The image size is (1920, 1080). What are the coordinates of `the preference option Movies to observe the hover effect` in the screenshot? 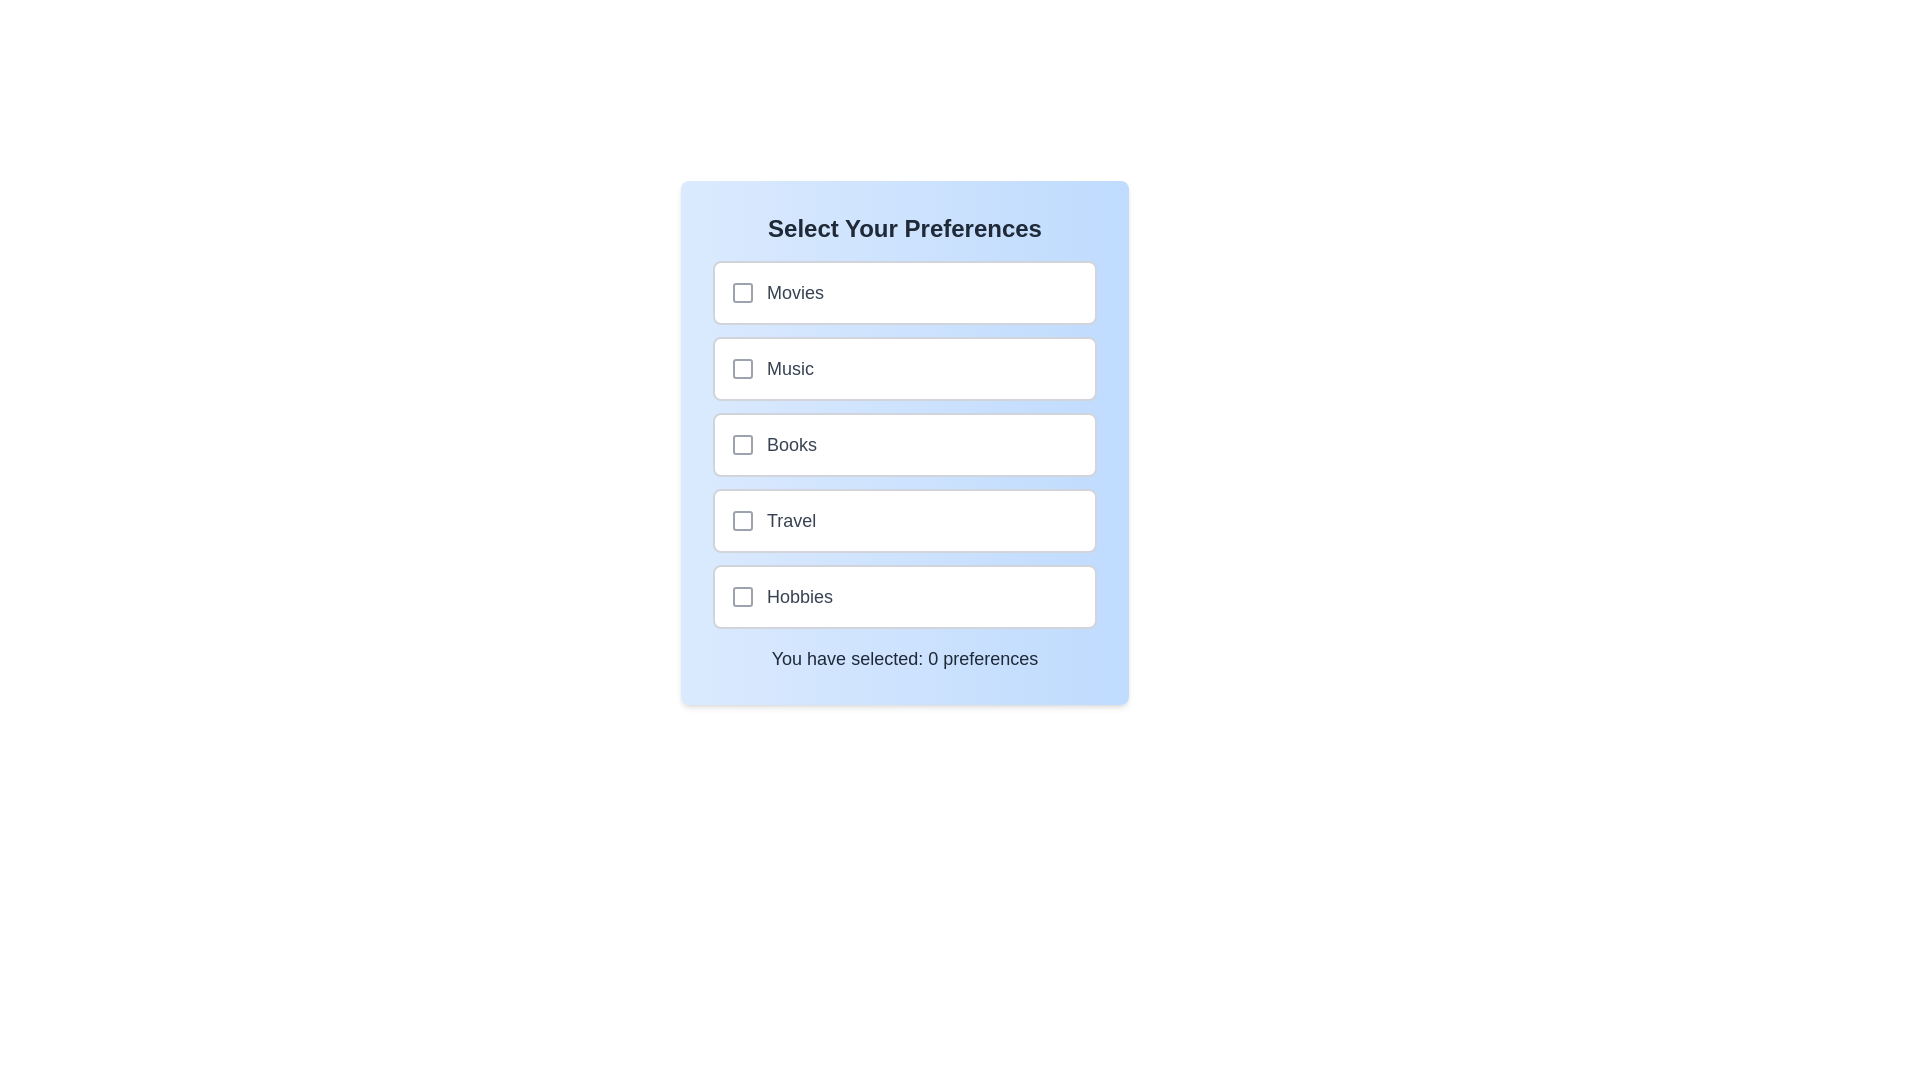 It's located at (904, 293).